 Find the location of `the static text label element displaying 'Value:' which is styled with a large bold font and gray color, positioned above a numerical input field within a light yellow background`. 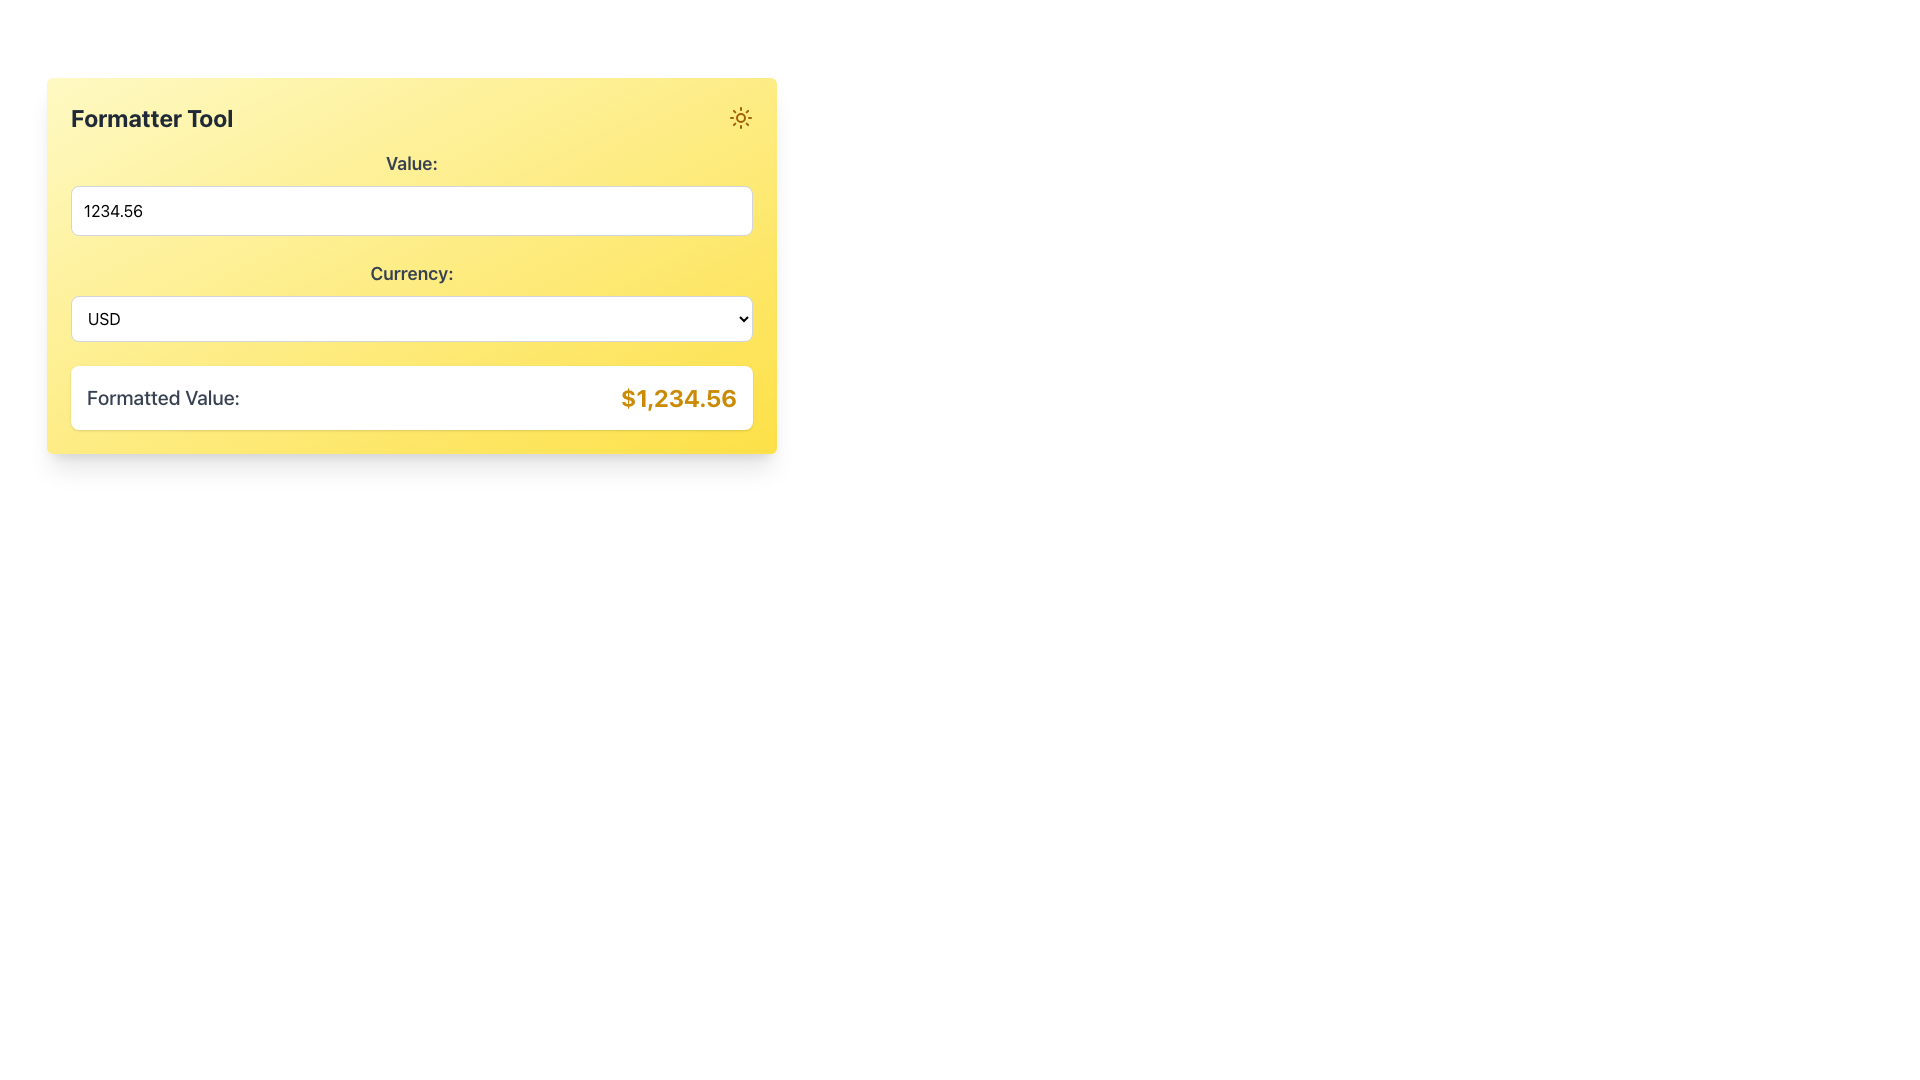

the static text label element displaying 'Value:' which is styled with a large bold font and gray color, positioned above a numerical input field within a light yellow background is located at coordinates (411, 163).